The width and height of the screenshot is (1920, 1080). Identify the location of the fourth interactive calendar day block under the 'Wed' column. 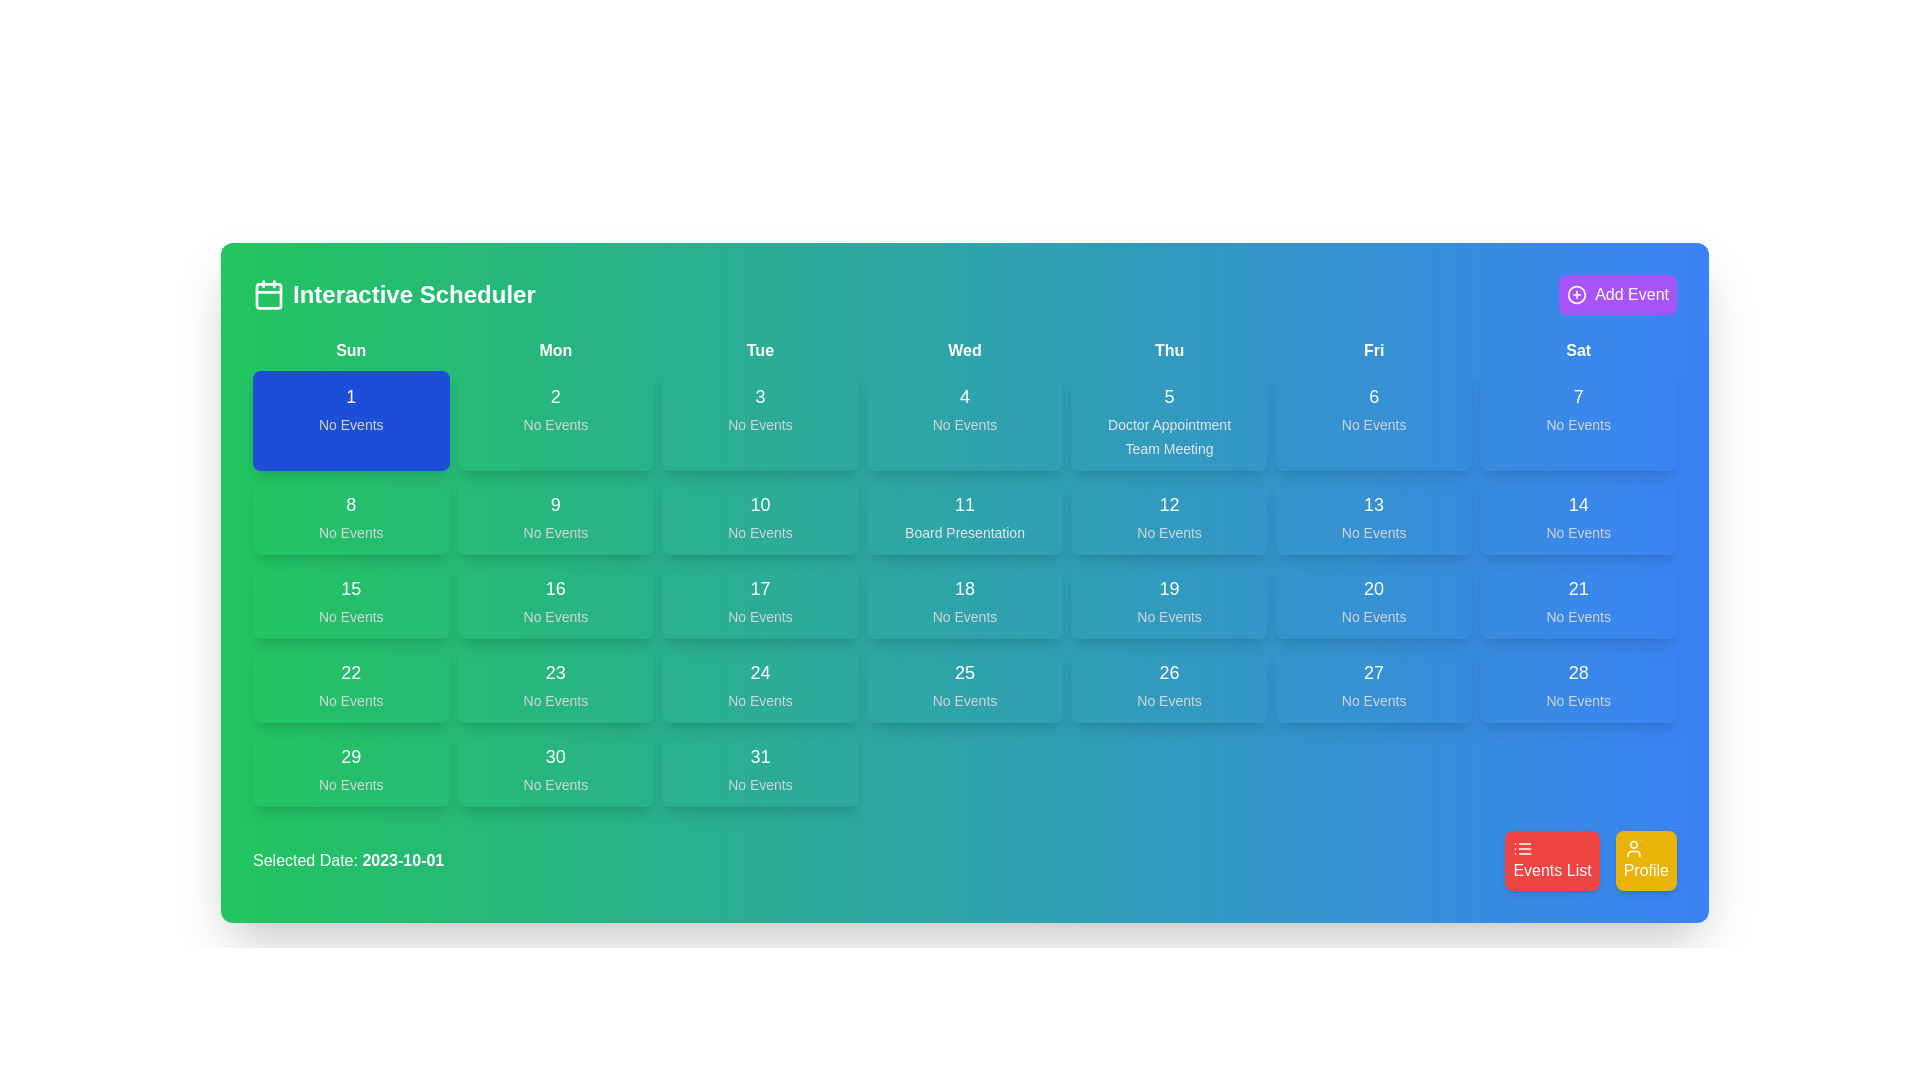
(964, 419).